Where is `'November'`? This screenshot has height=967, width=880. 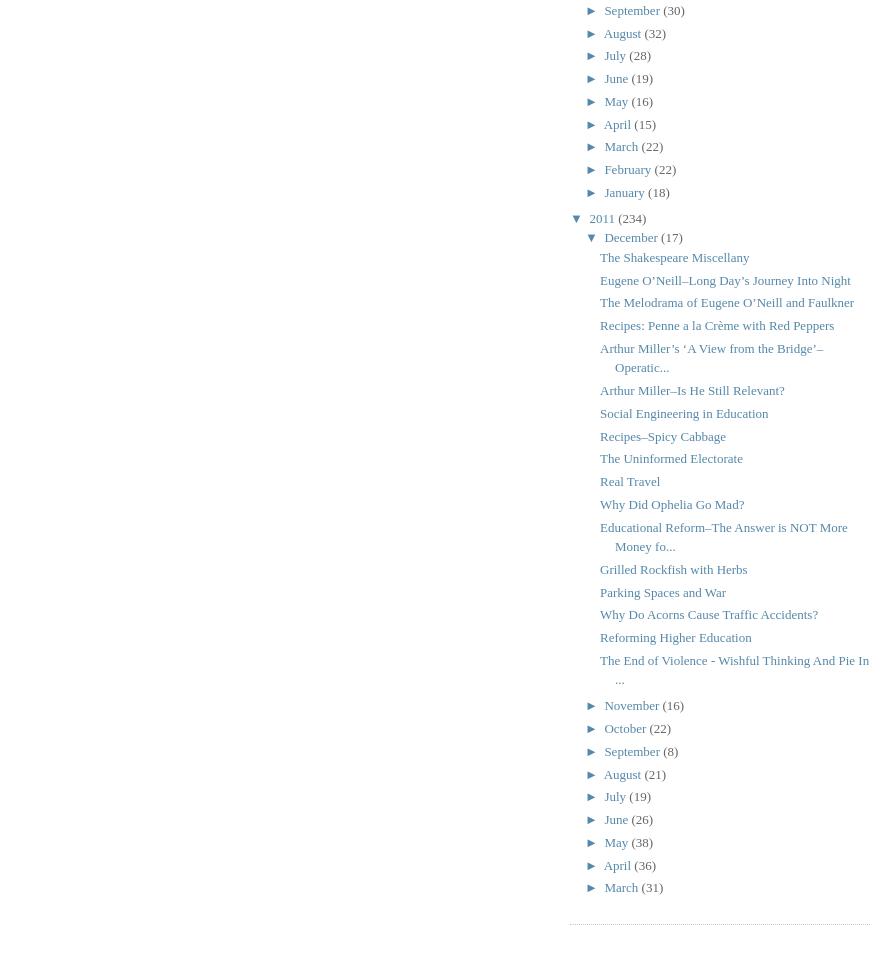 'November' is located at coordinates (632, 705).